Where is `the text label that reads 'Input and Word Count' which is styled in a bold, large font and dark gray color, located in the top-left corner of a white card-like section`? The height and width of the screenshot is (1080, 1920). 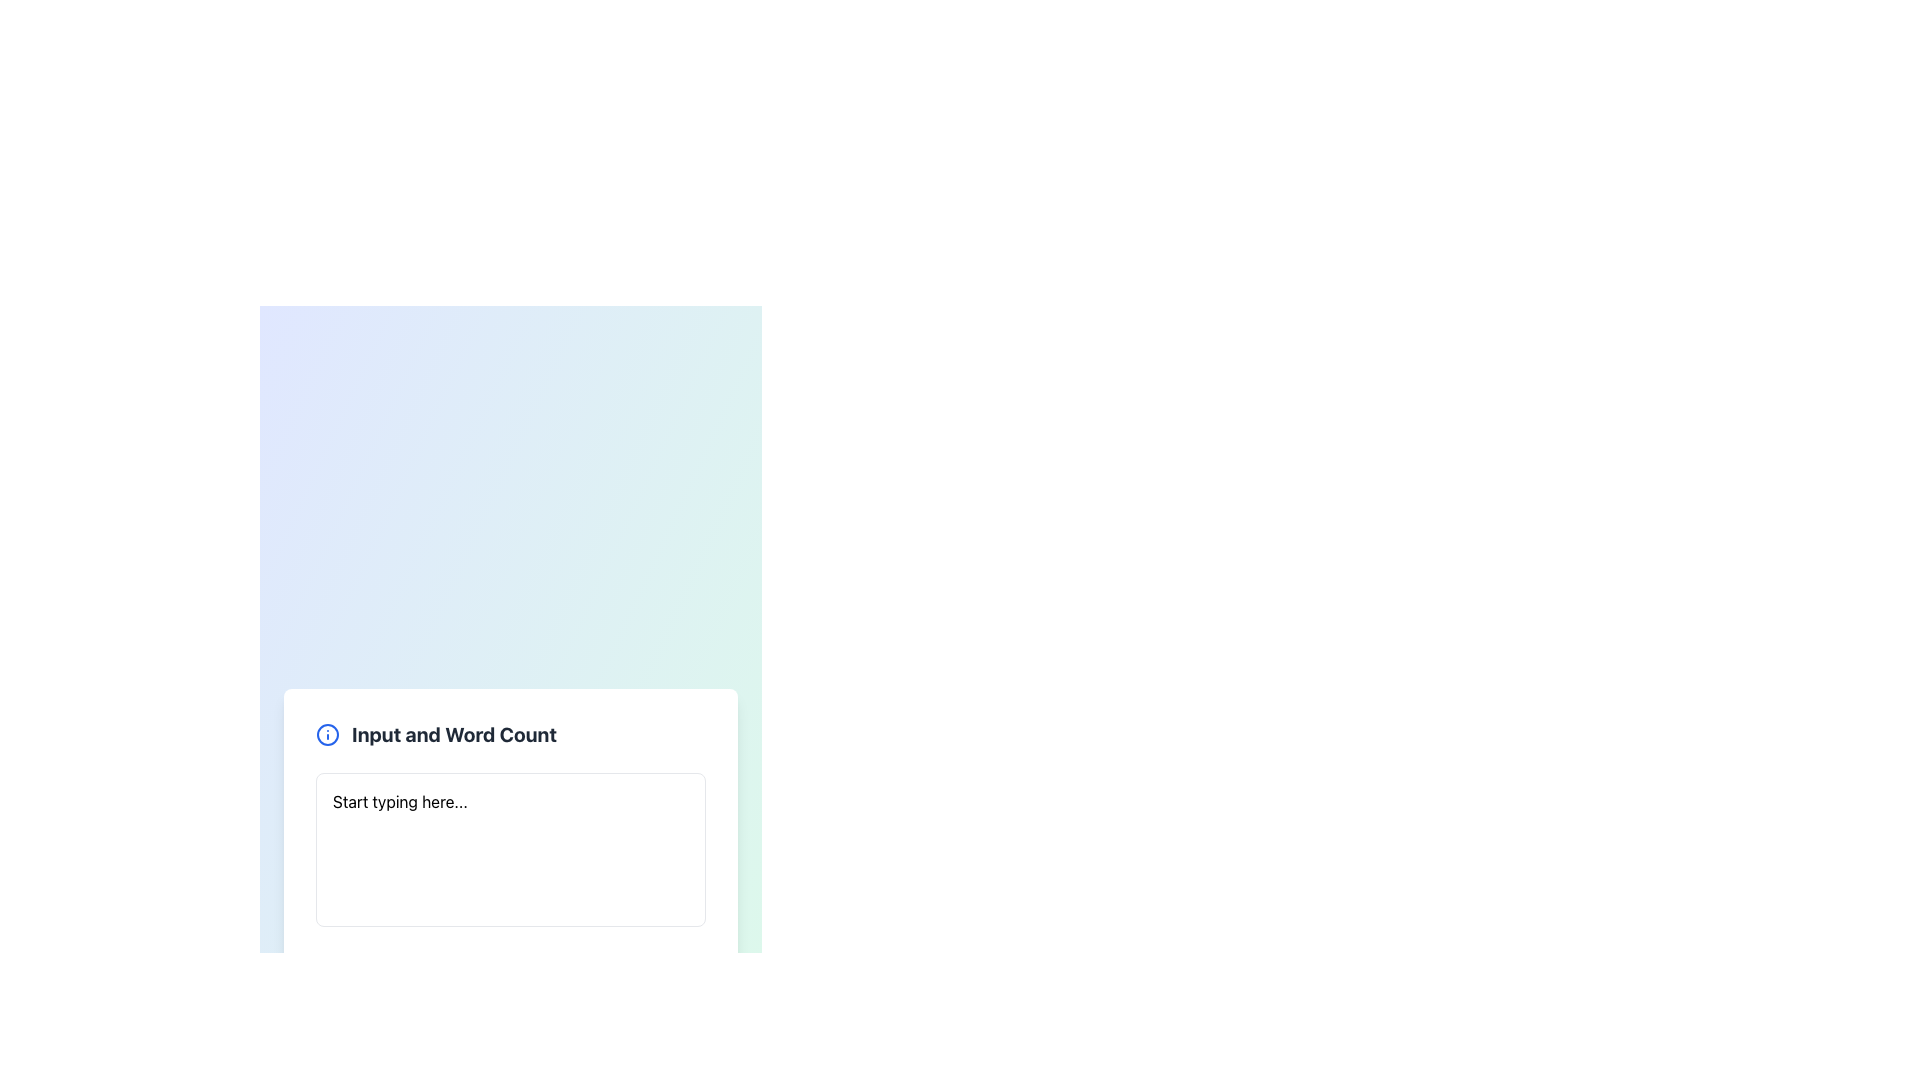
the text label that reads 'Input and Word Count' which is styled in a bold, large font and dark gray color, located in the top-left corner of a white card-like section is located at coordinates (453, 735).